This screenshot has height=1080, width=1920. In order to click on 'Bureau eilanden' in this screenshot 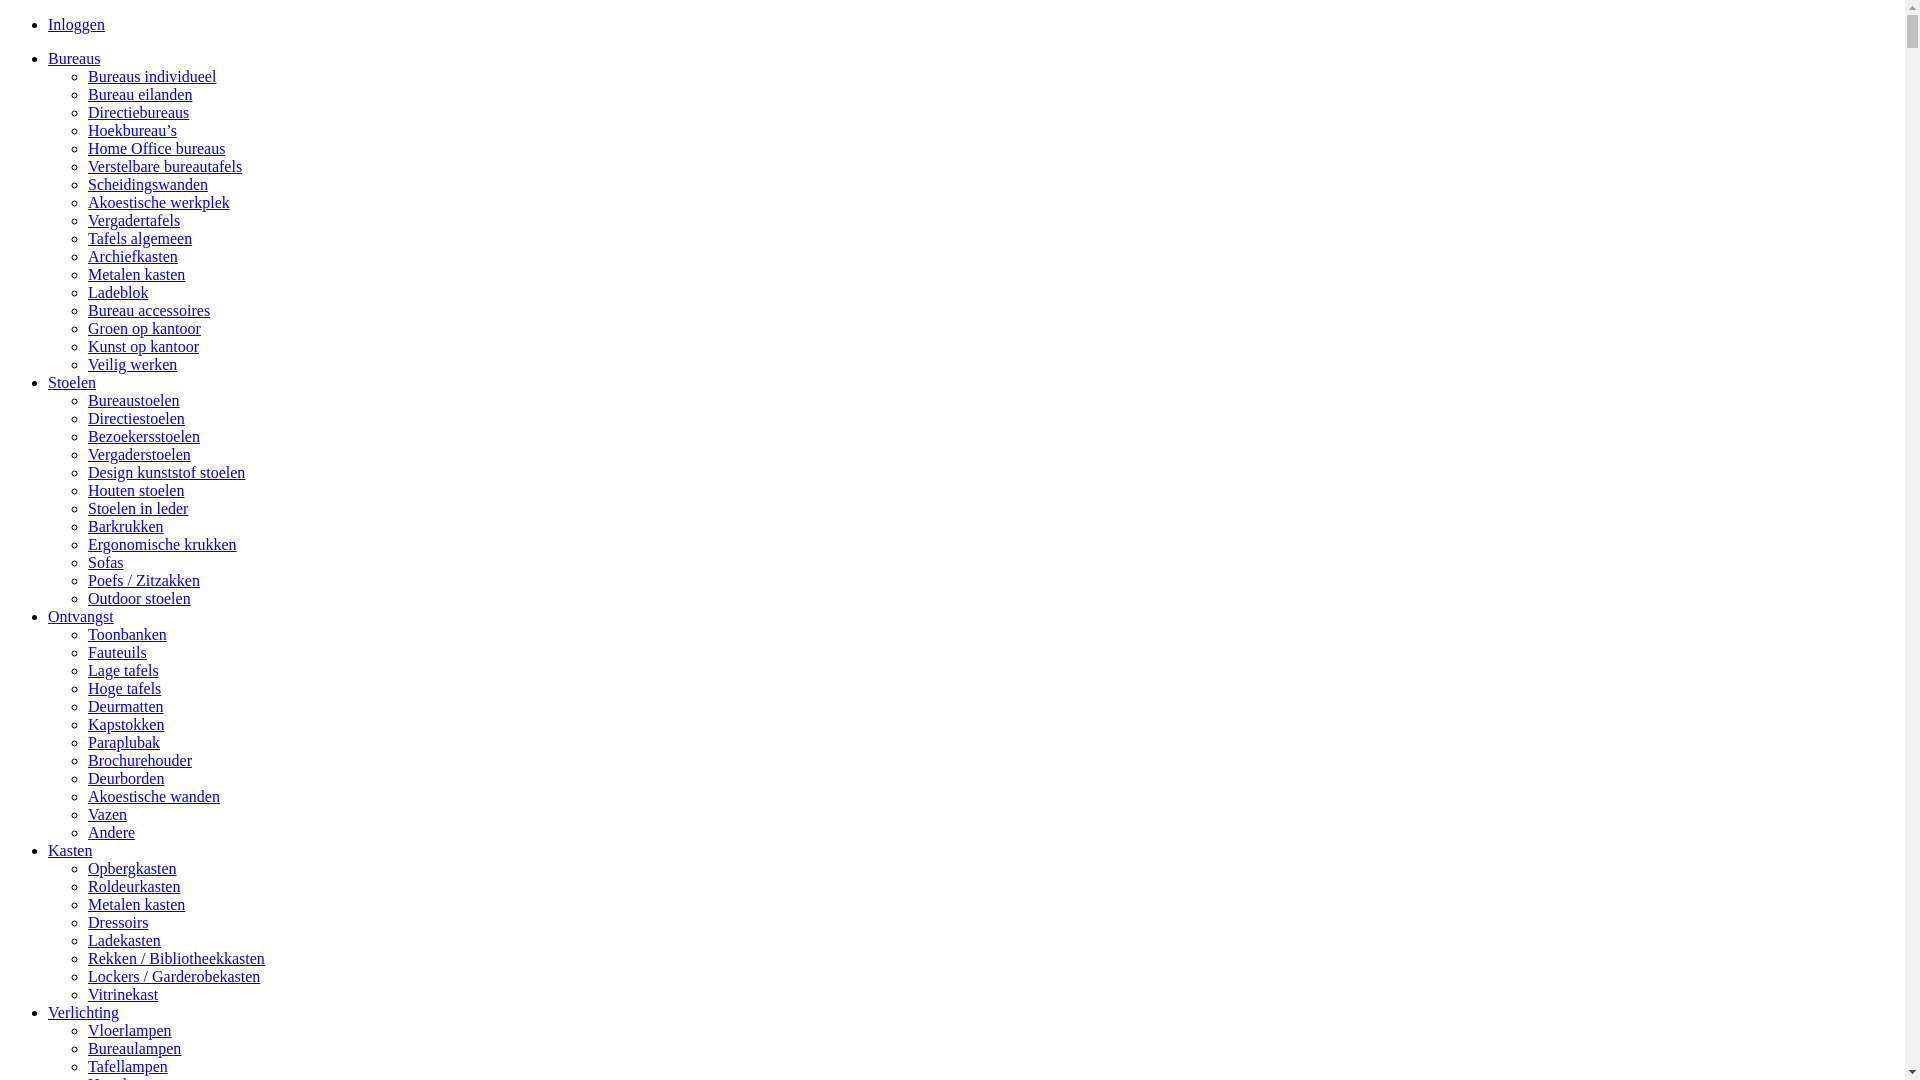, I will do `click(138, 94)`.